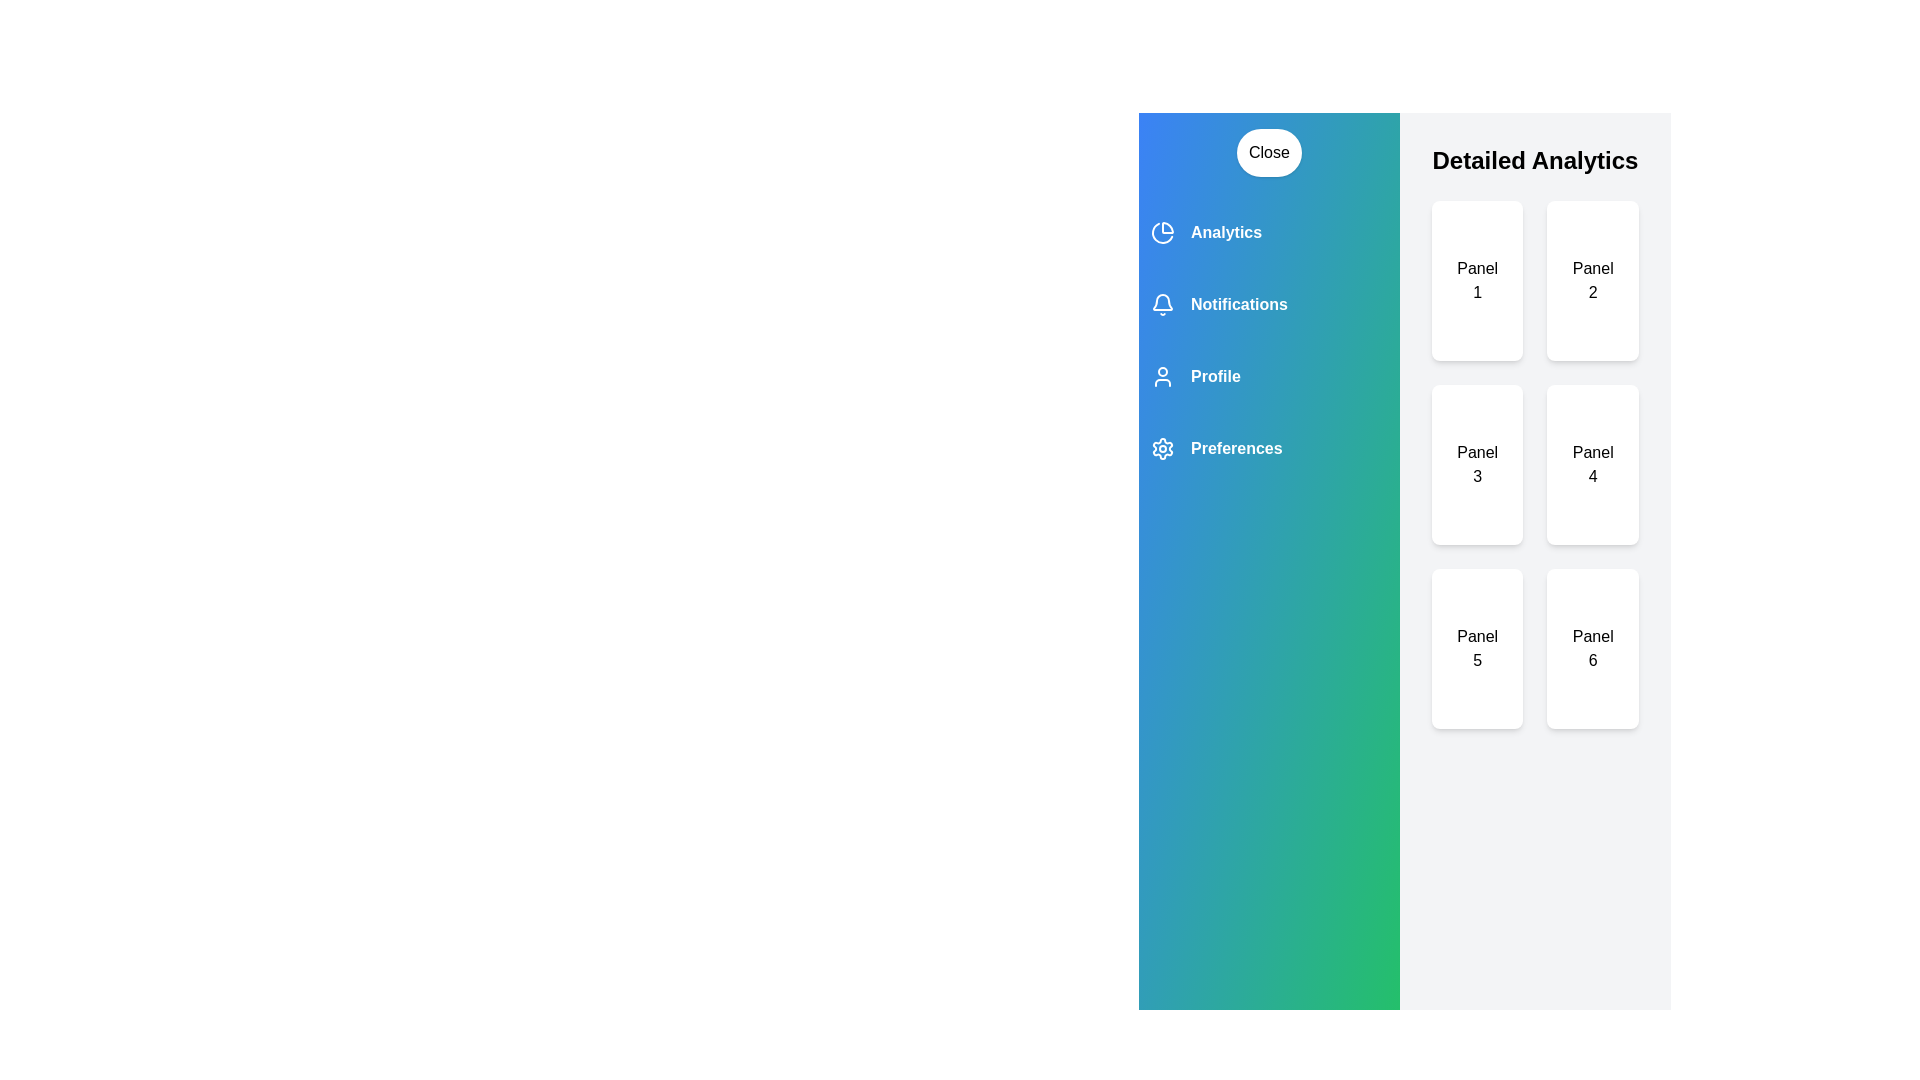  Describe the element at coordinates (1268, 152) in the screenshot. I see `'Close' button to toggle the panel state` at that location.